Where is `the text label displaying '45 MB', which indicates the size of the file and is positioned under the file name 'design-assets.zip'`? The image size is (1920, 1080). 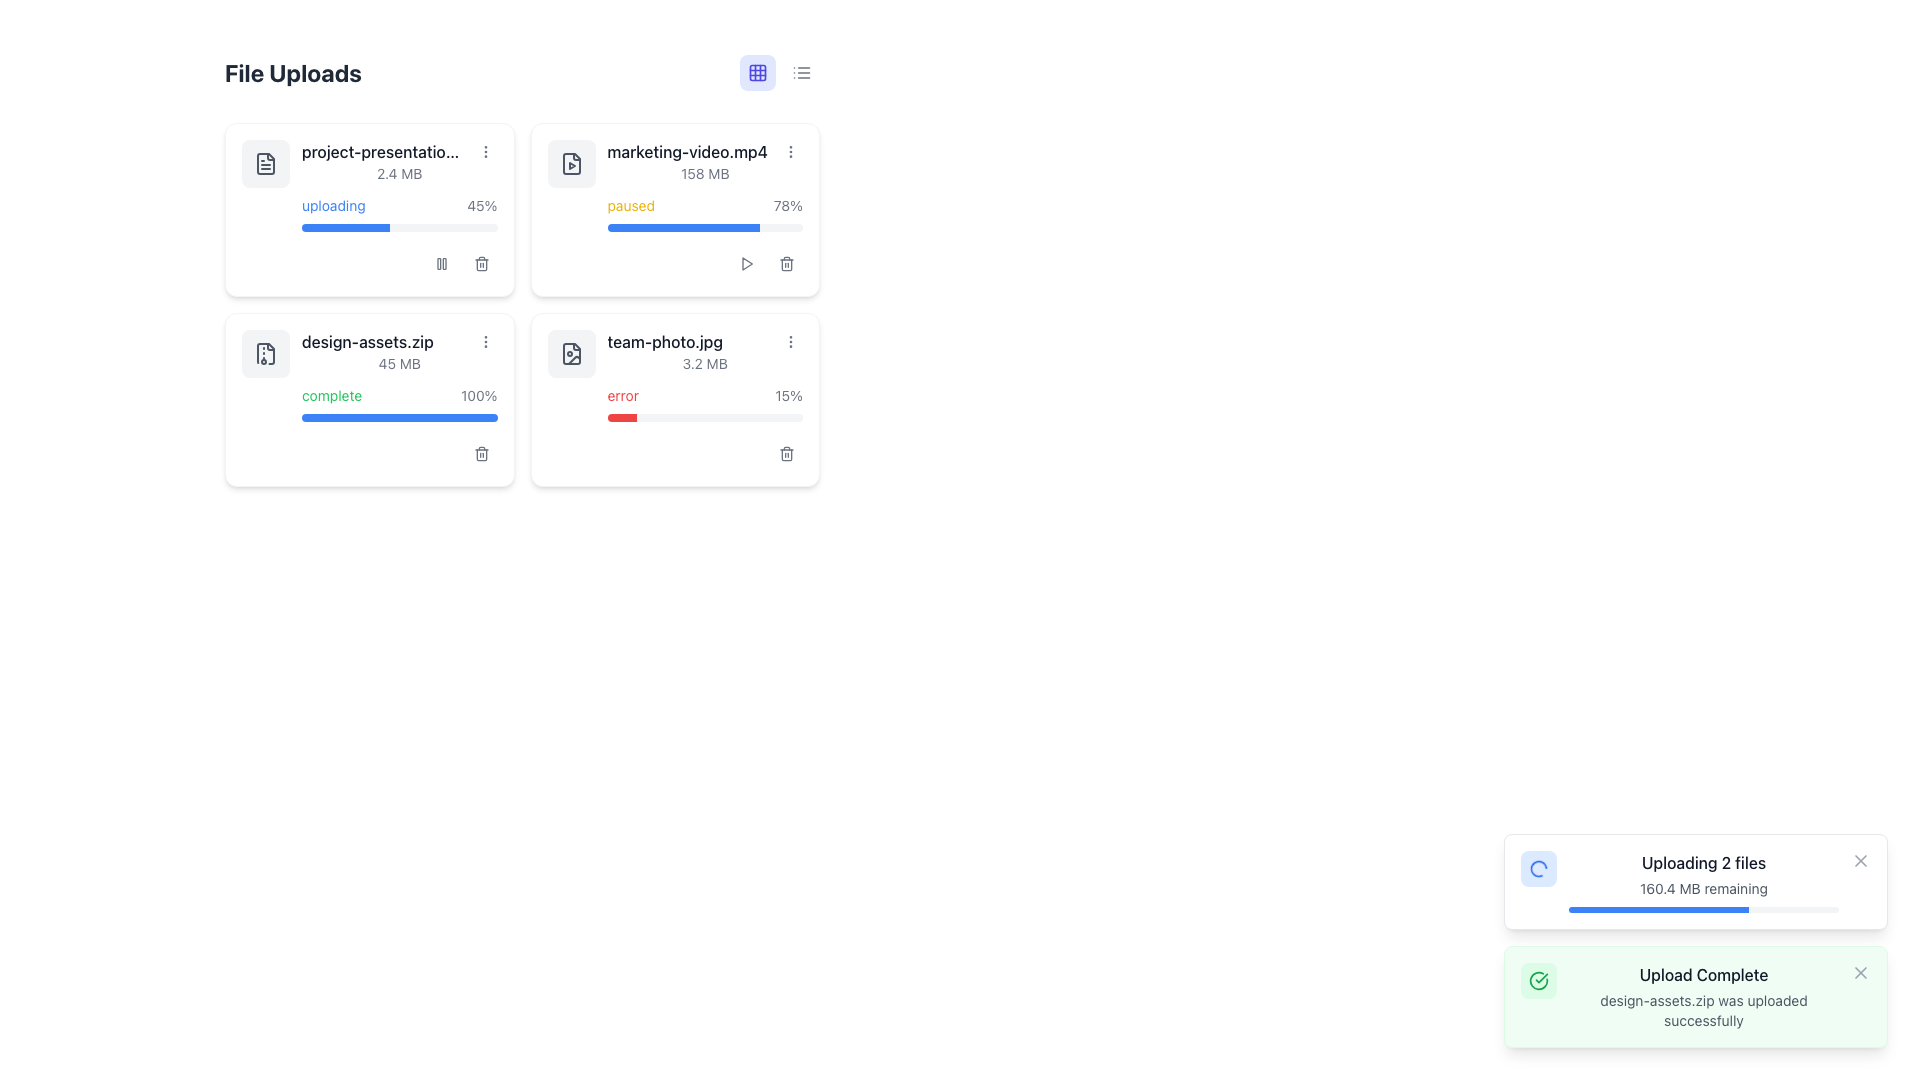
the text label displaying '45 MB', which indicates the size of the file and is positioned under the file name 'design-assets.zip' is located at coordinates (399, 363).